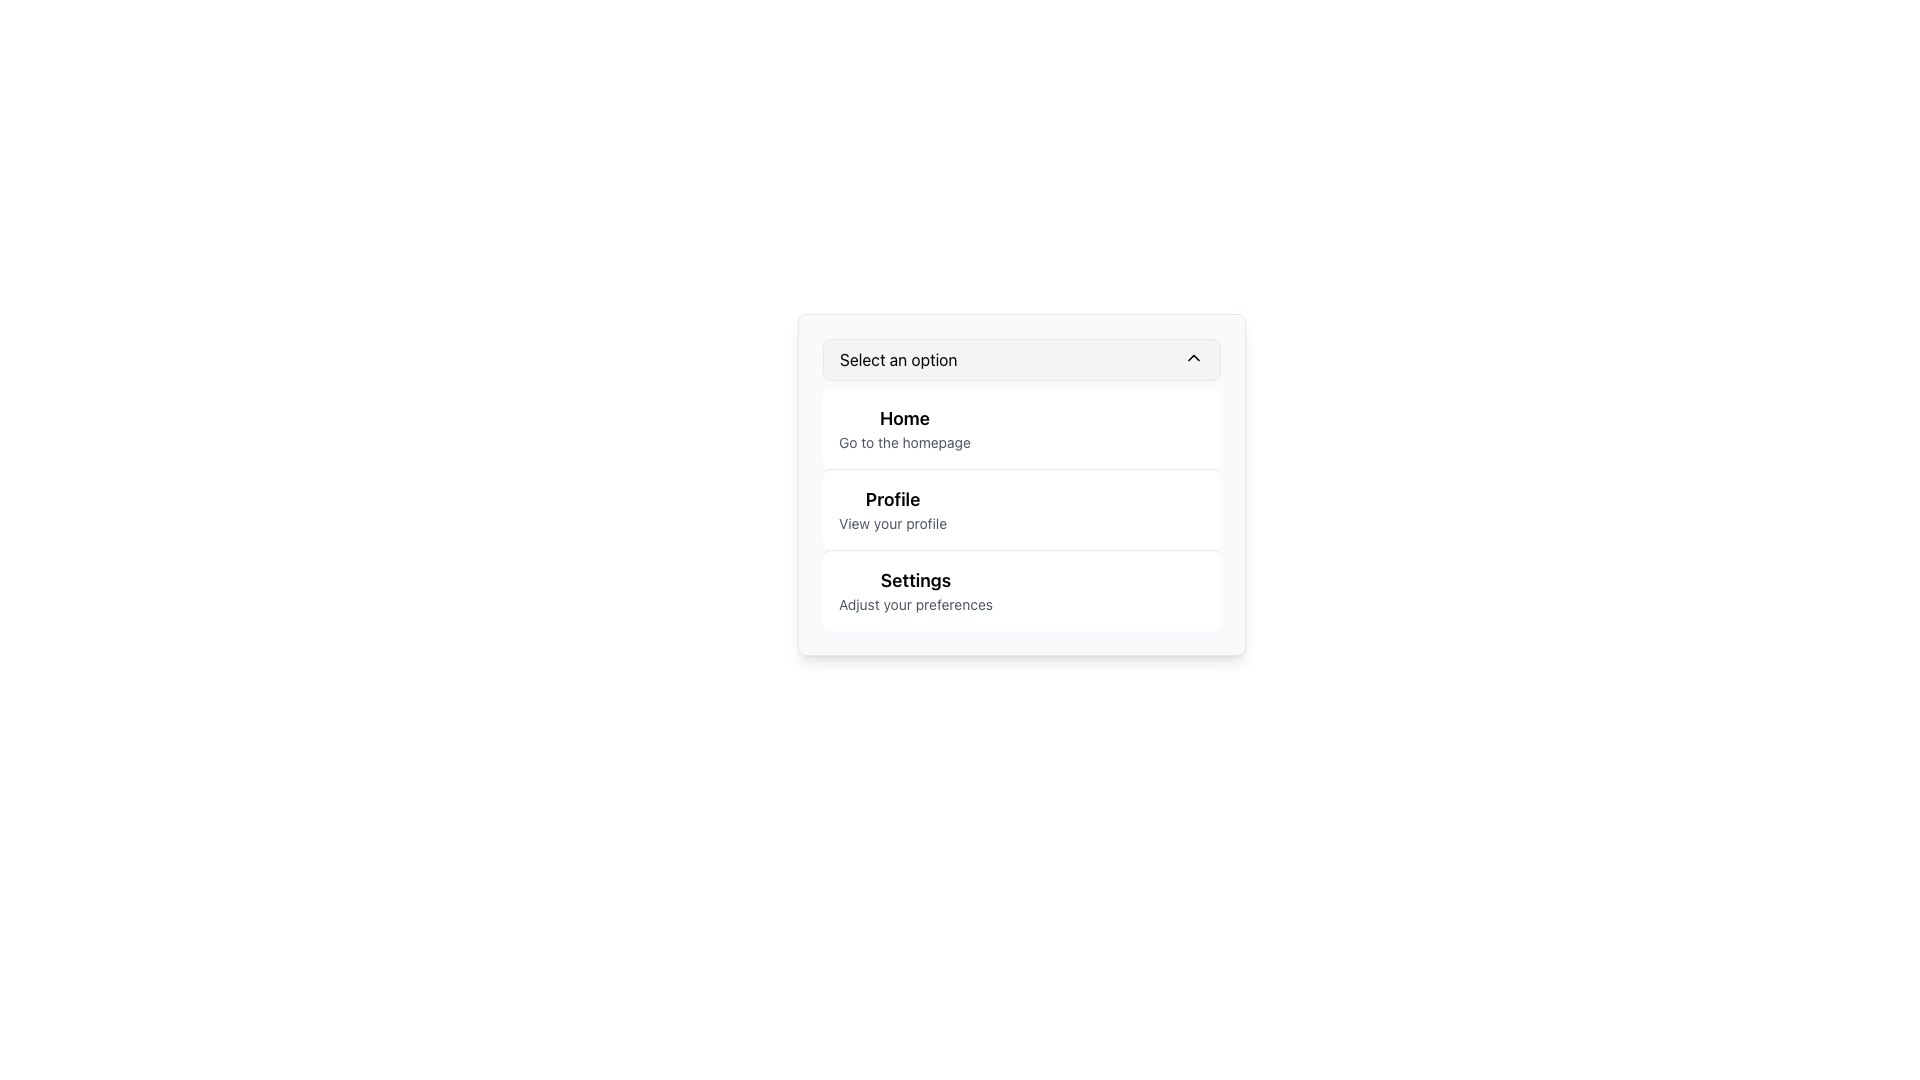 This screenshot has width=1920, height=1080. I want to click on the 'Home' text label in the dropdown menu, so click(903, 427).